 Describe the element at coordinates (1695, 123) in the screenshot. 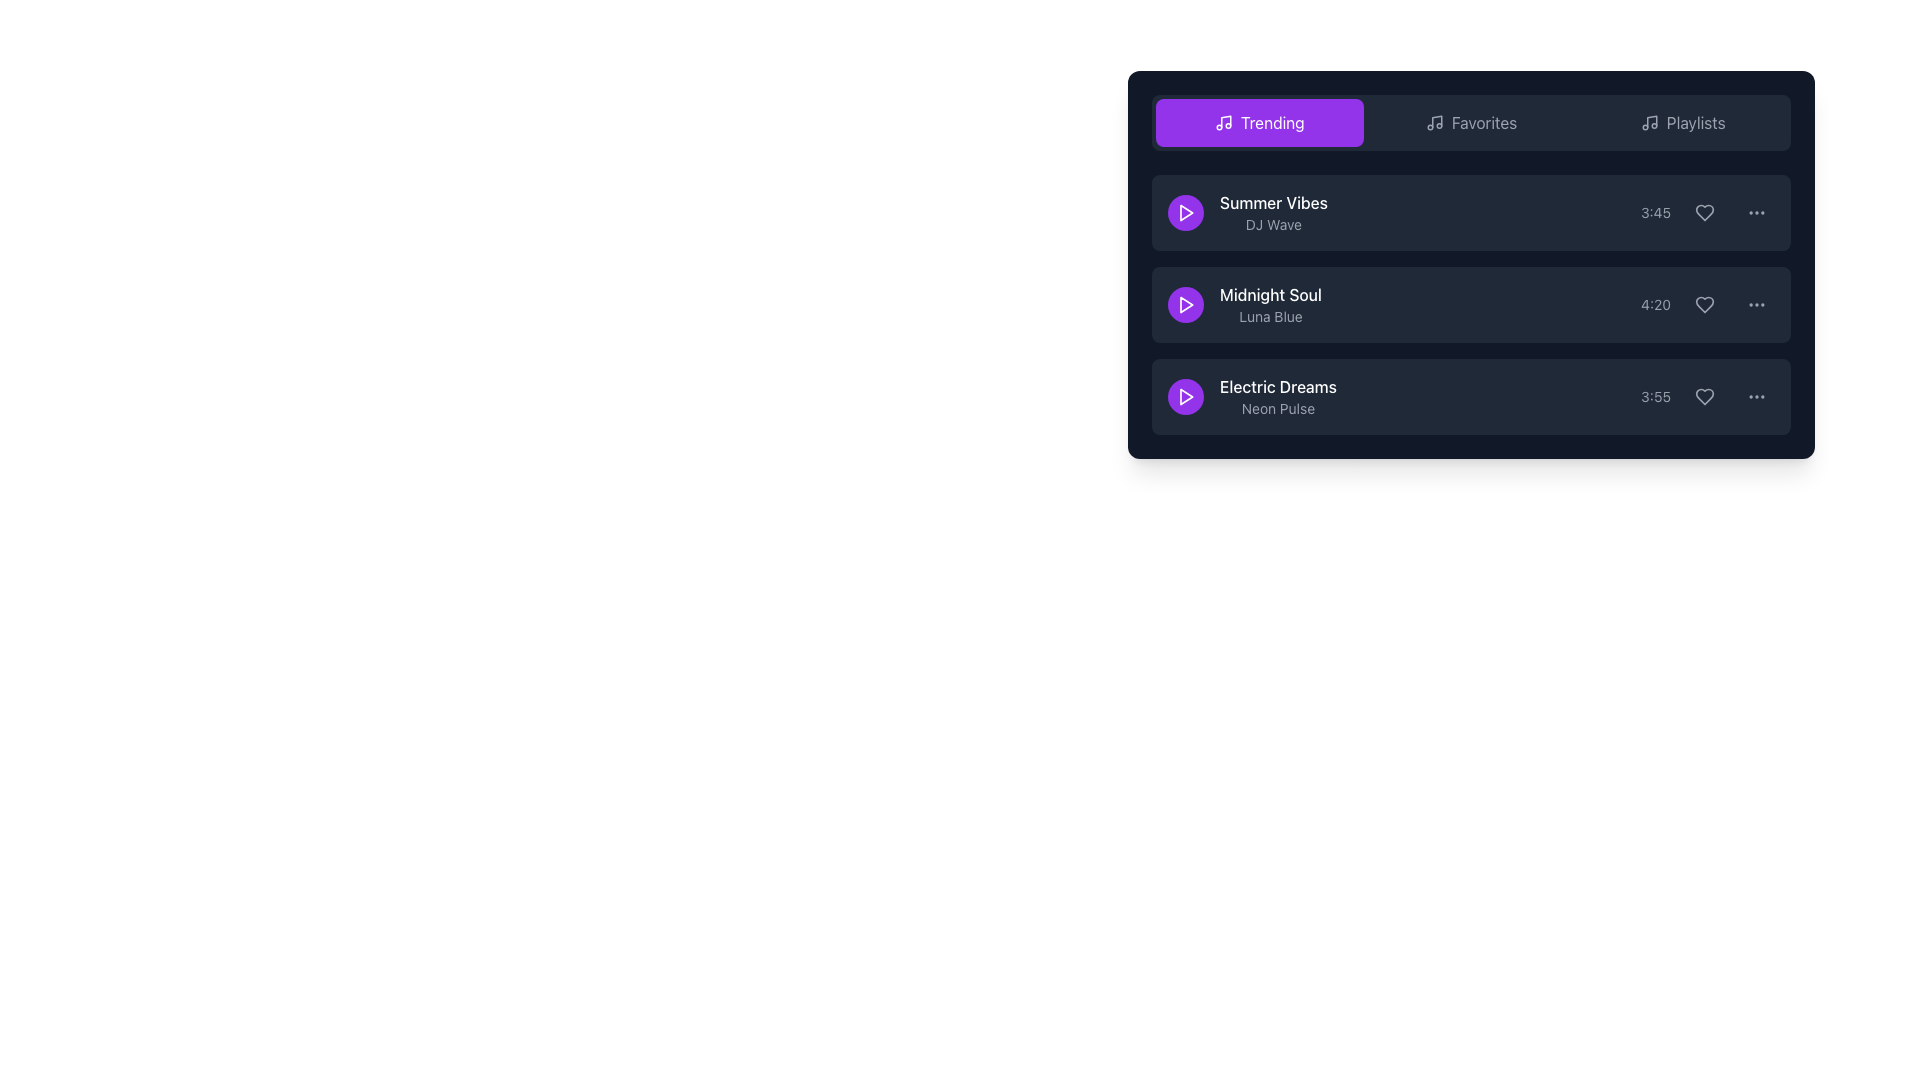

I see `the 'Playlists' navigation link located in the top navigation bar` at that location.